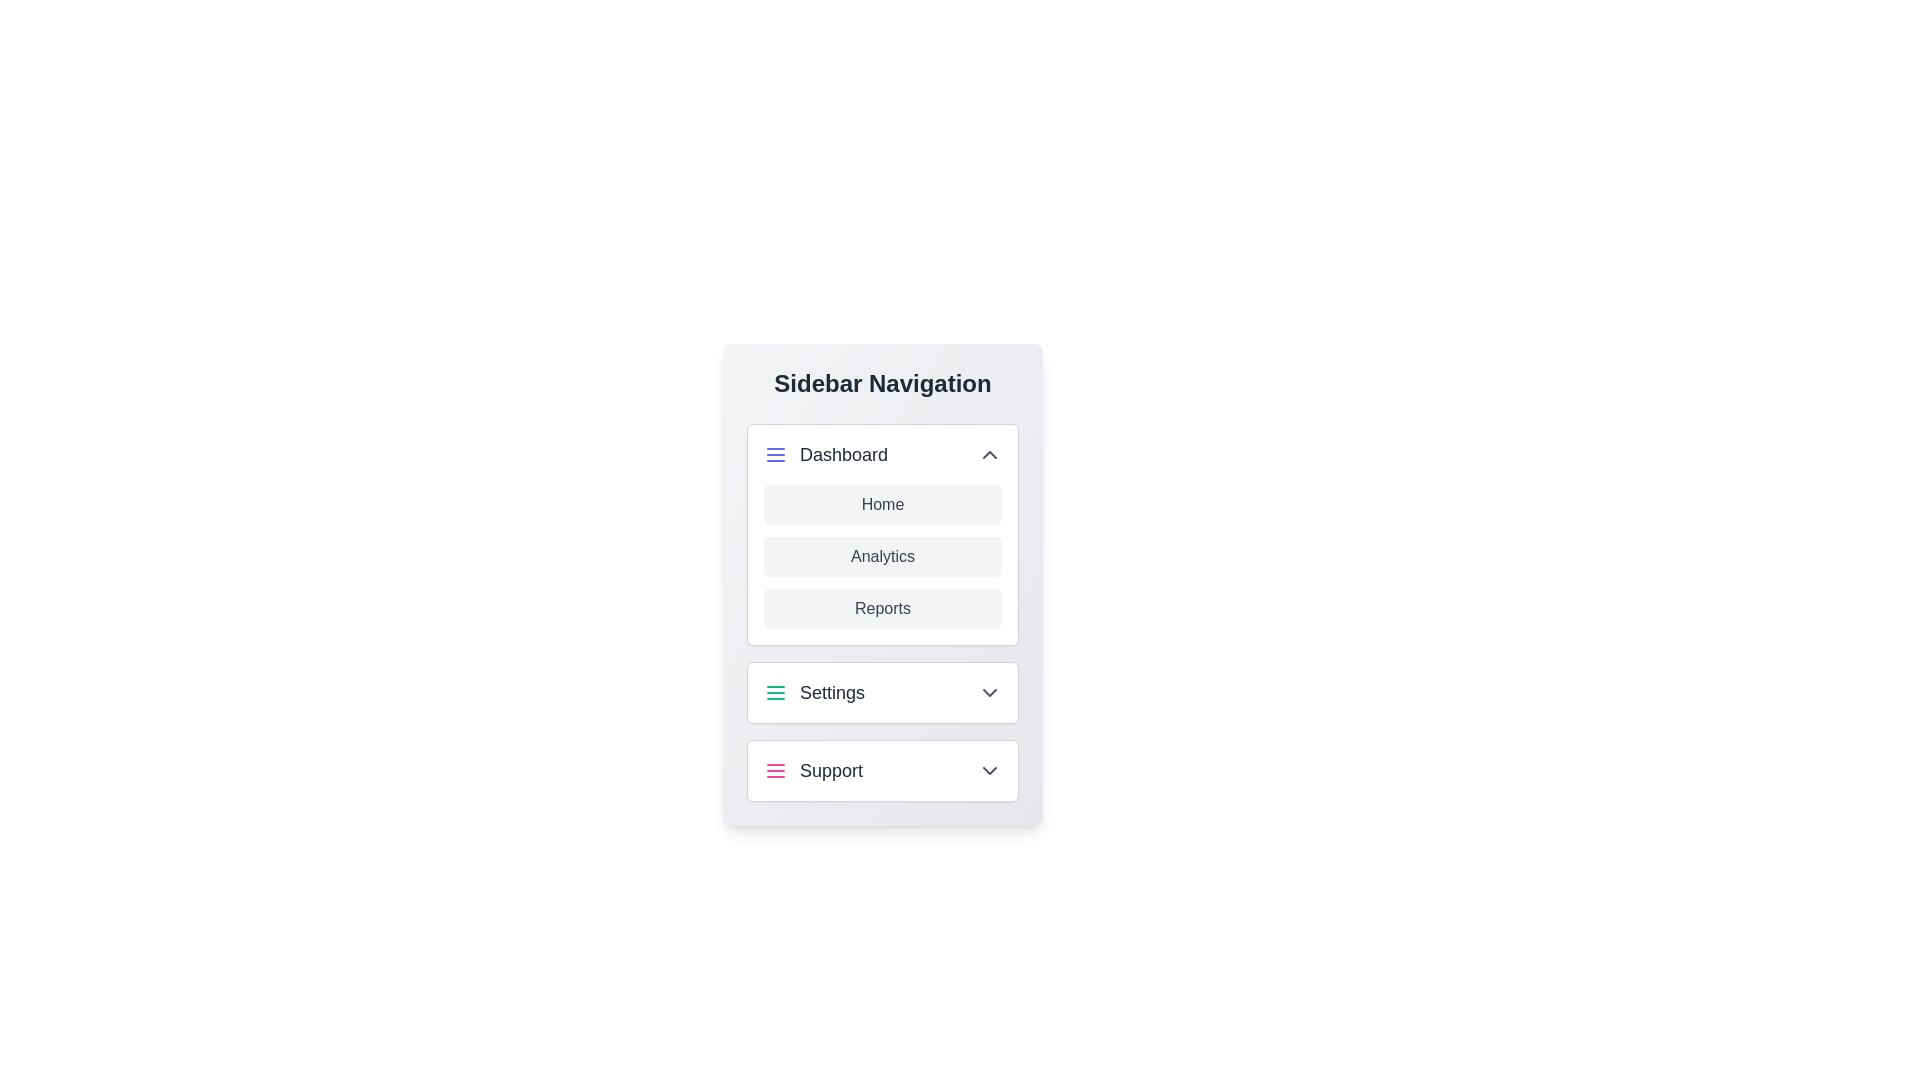  What do you see at coordinates (882, 692) in the screenshot?
I see `the second major navigation item` at bounding box center [882, 692].